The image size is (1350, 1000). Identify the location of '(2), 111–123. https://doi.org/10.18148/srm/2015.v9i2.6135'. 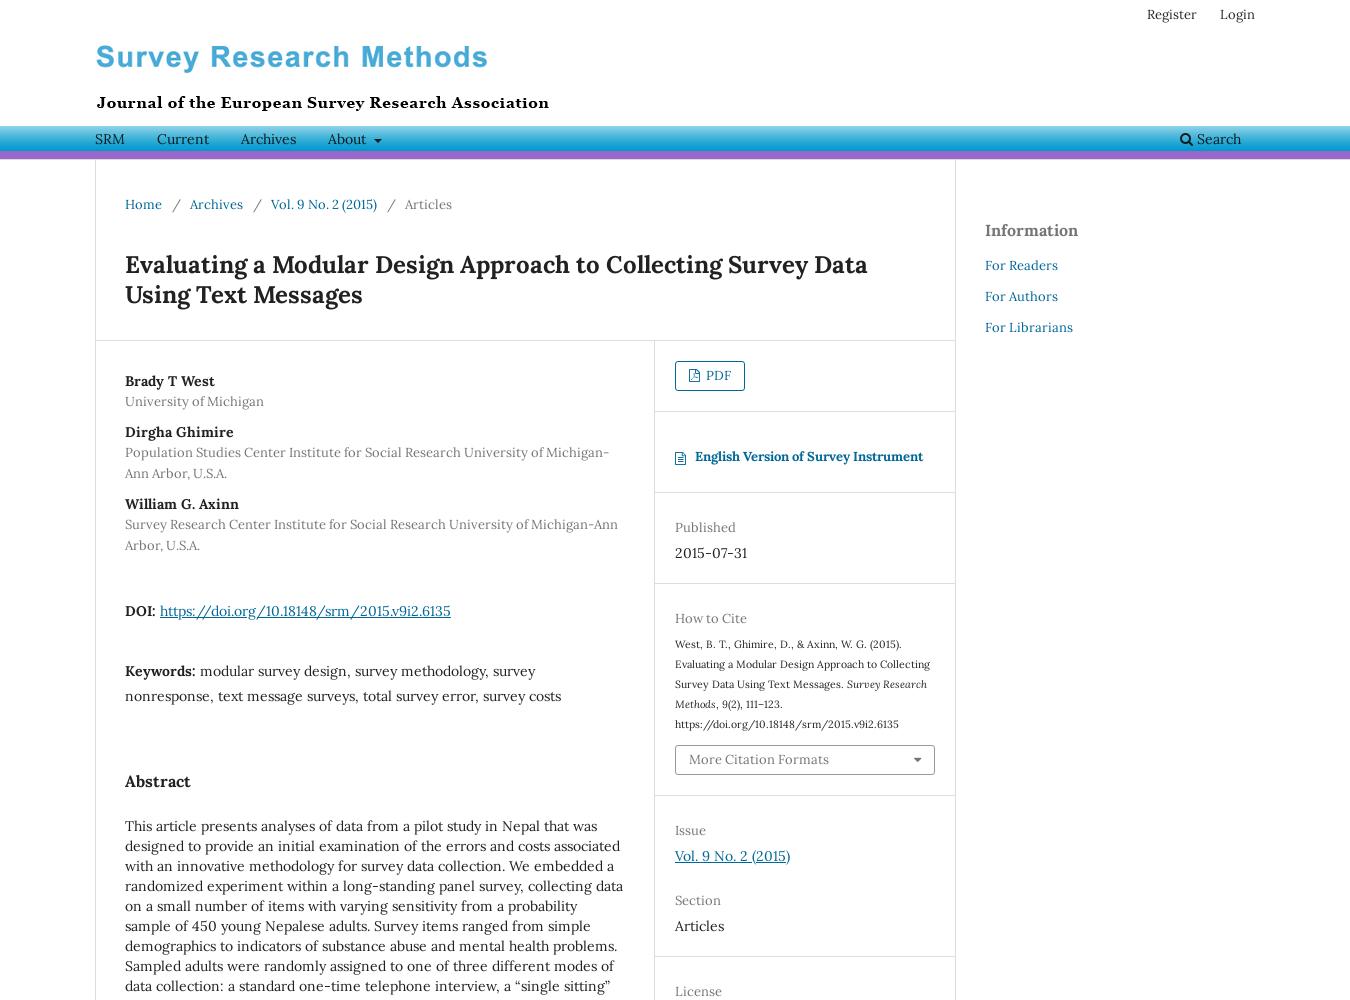
(675, 713).